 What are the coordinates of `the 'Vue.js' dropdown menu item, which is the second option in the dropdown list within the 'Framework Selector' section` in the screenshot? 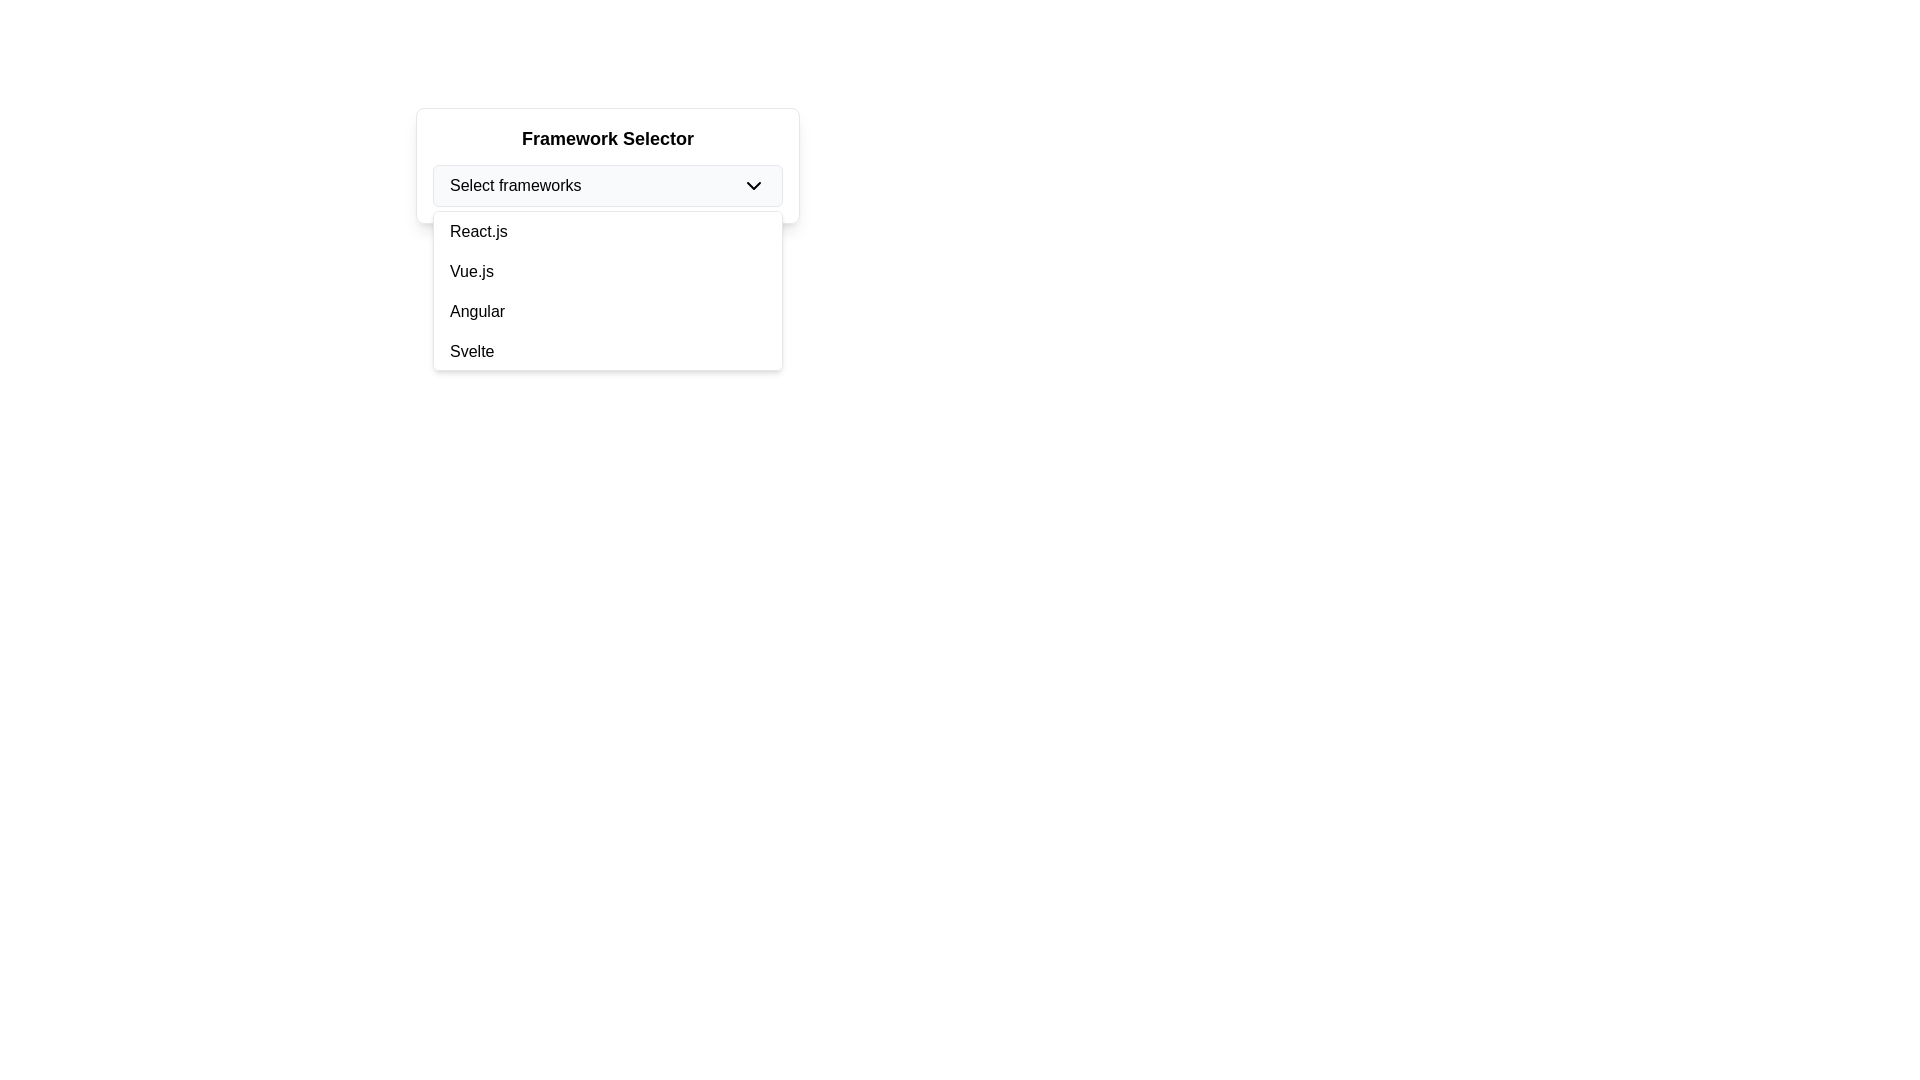 It's located at (607, 272).